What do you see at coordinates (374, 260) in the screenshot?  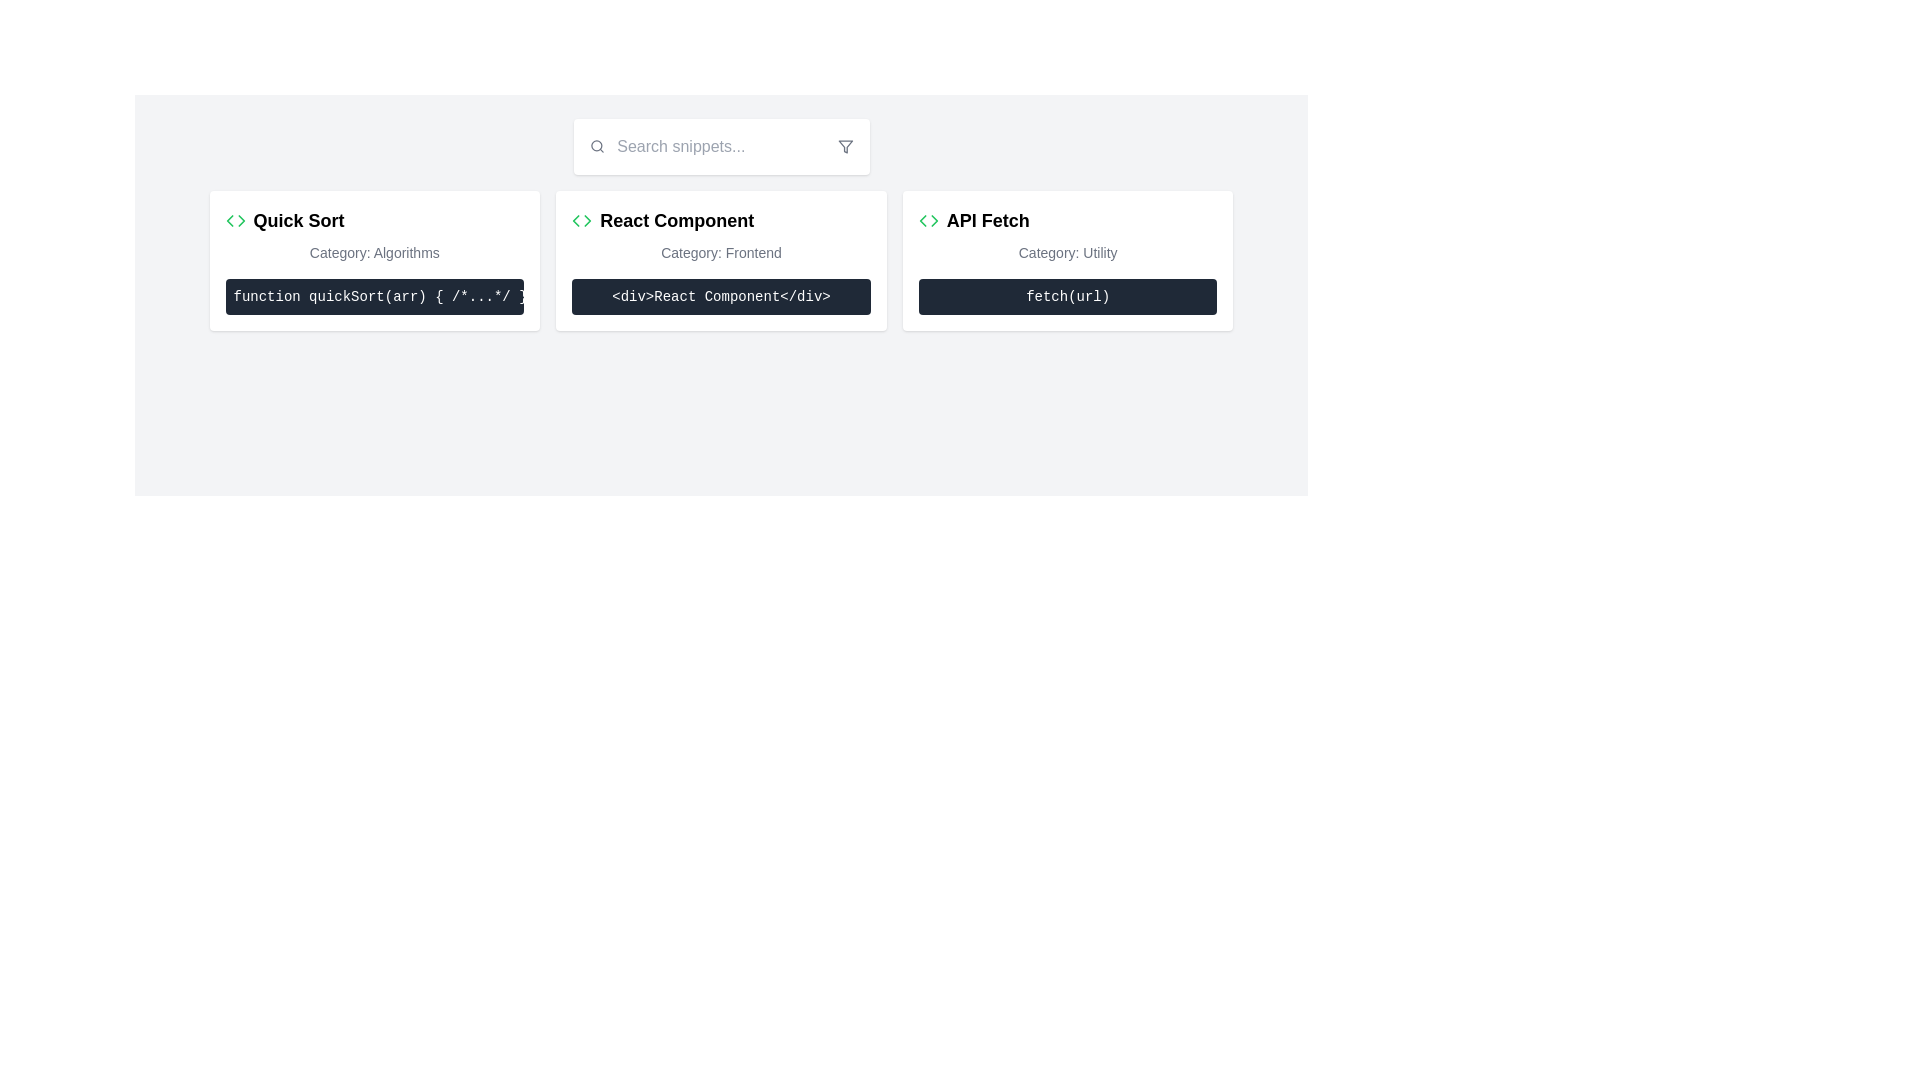 I see `the Information Card displaying 'Quick Sort' with a white background and rounded corners, which is the first card in a grid of three cards` at bounding box center [374, 260].